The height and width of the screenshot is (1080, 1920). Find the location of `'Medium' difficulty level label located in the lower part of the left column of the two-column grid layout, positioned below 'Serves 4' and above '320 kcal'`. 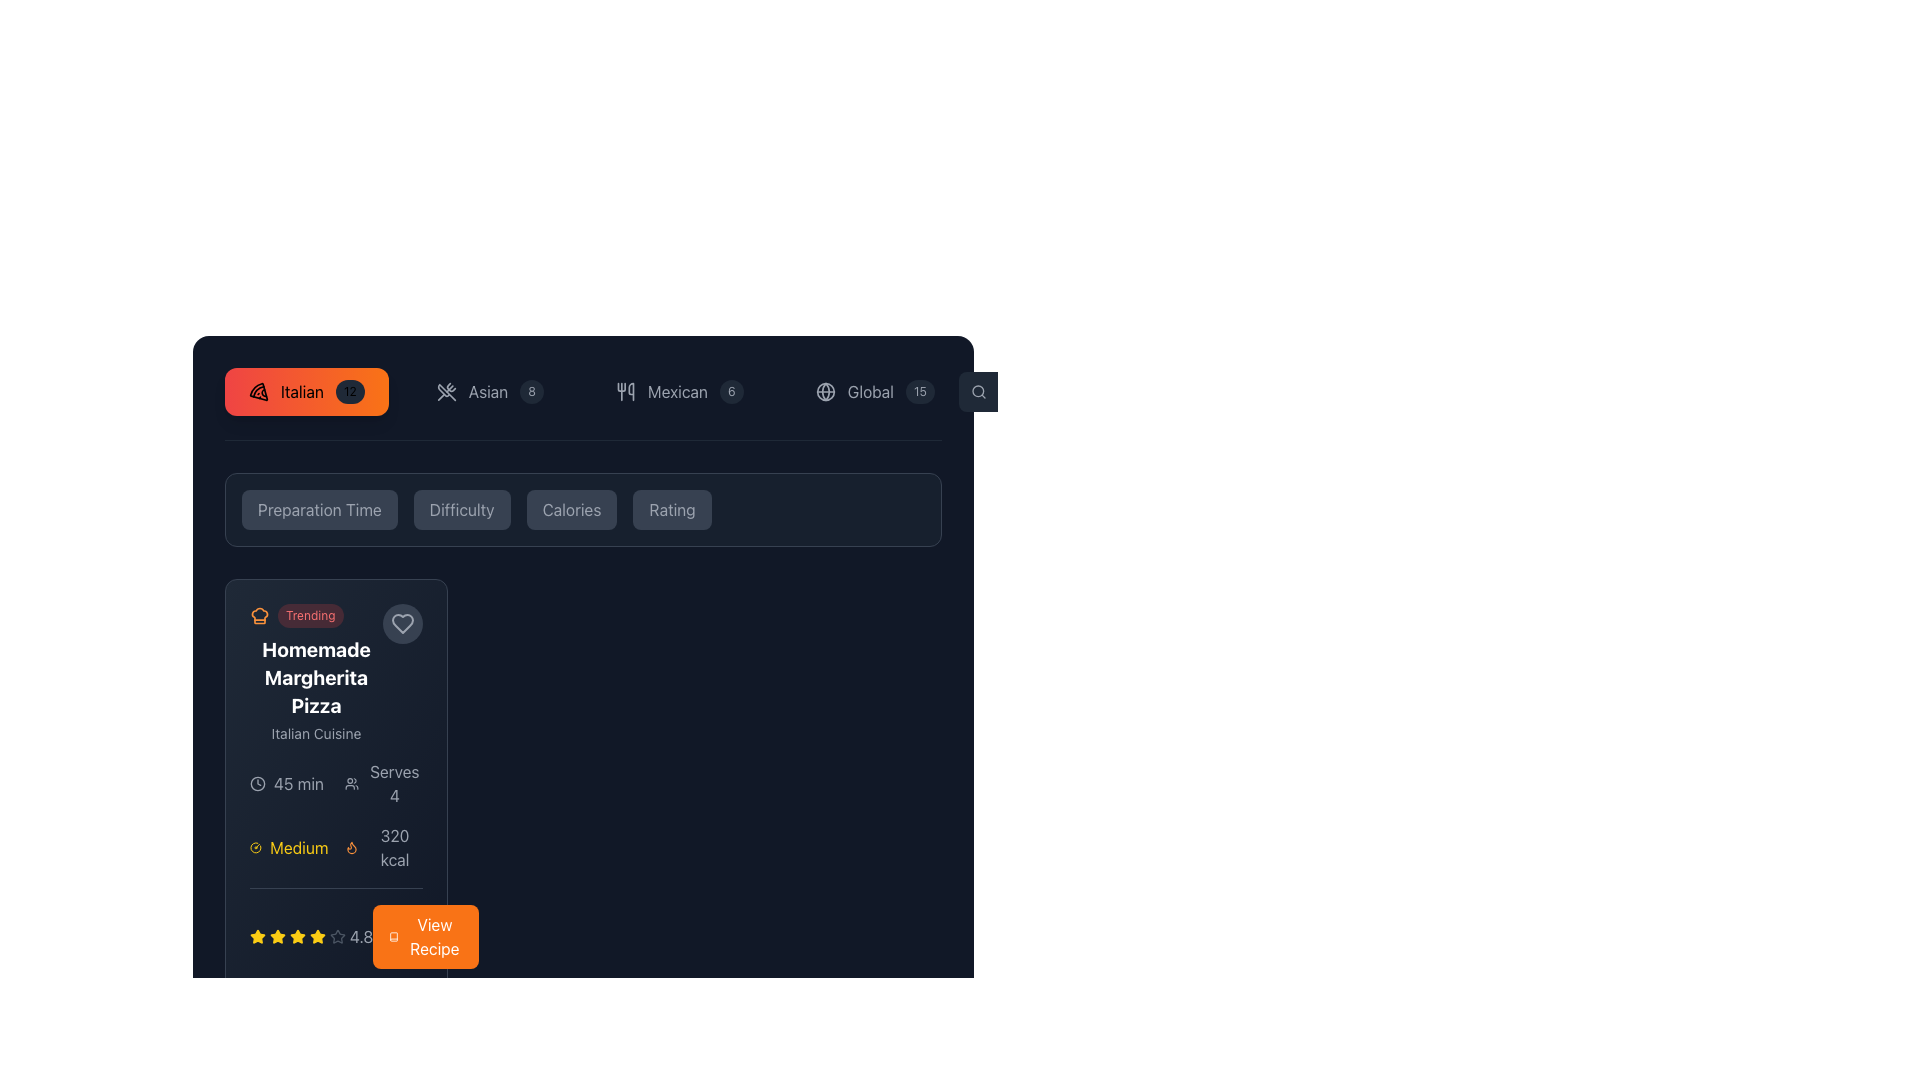

'Medium' difficulty level label located in the lower part of the left column of the two-column grid layout, positioned below 'Serves 4' and above '320 kcal' is located at coordinates (288, 848).